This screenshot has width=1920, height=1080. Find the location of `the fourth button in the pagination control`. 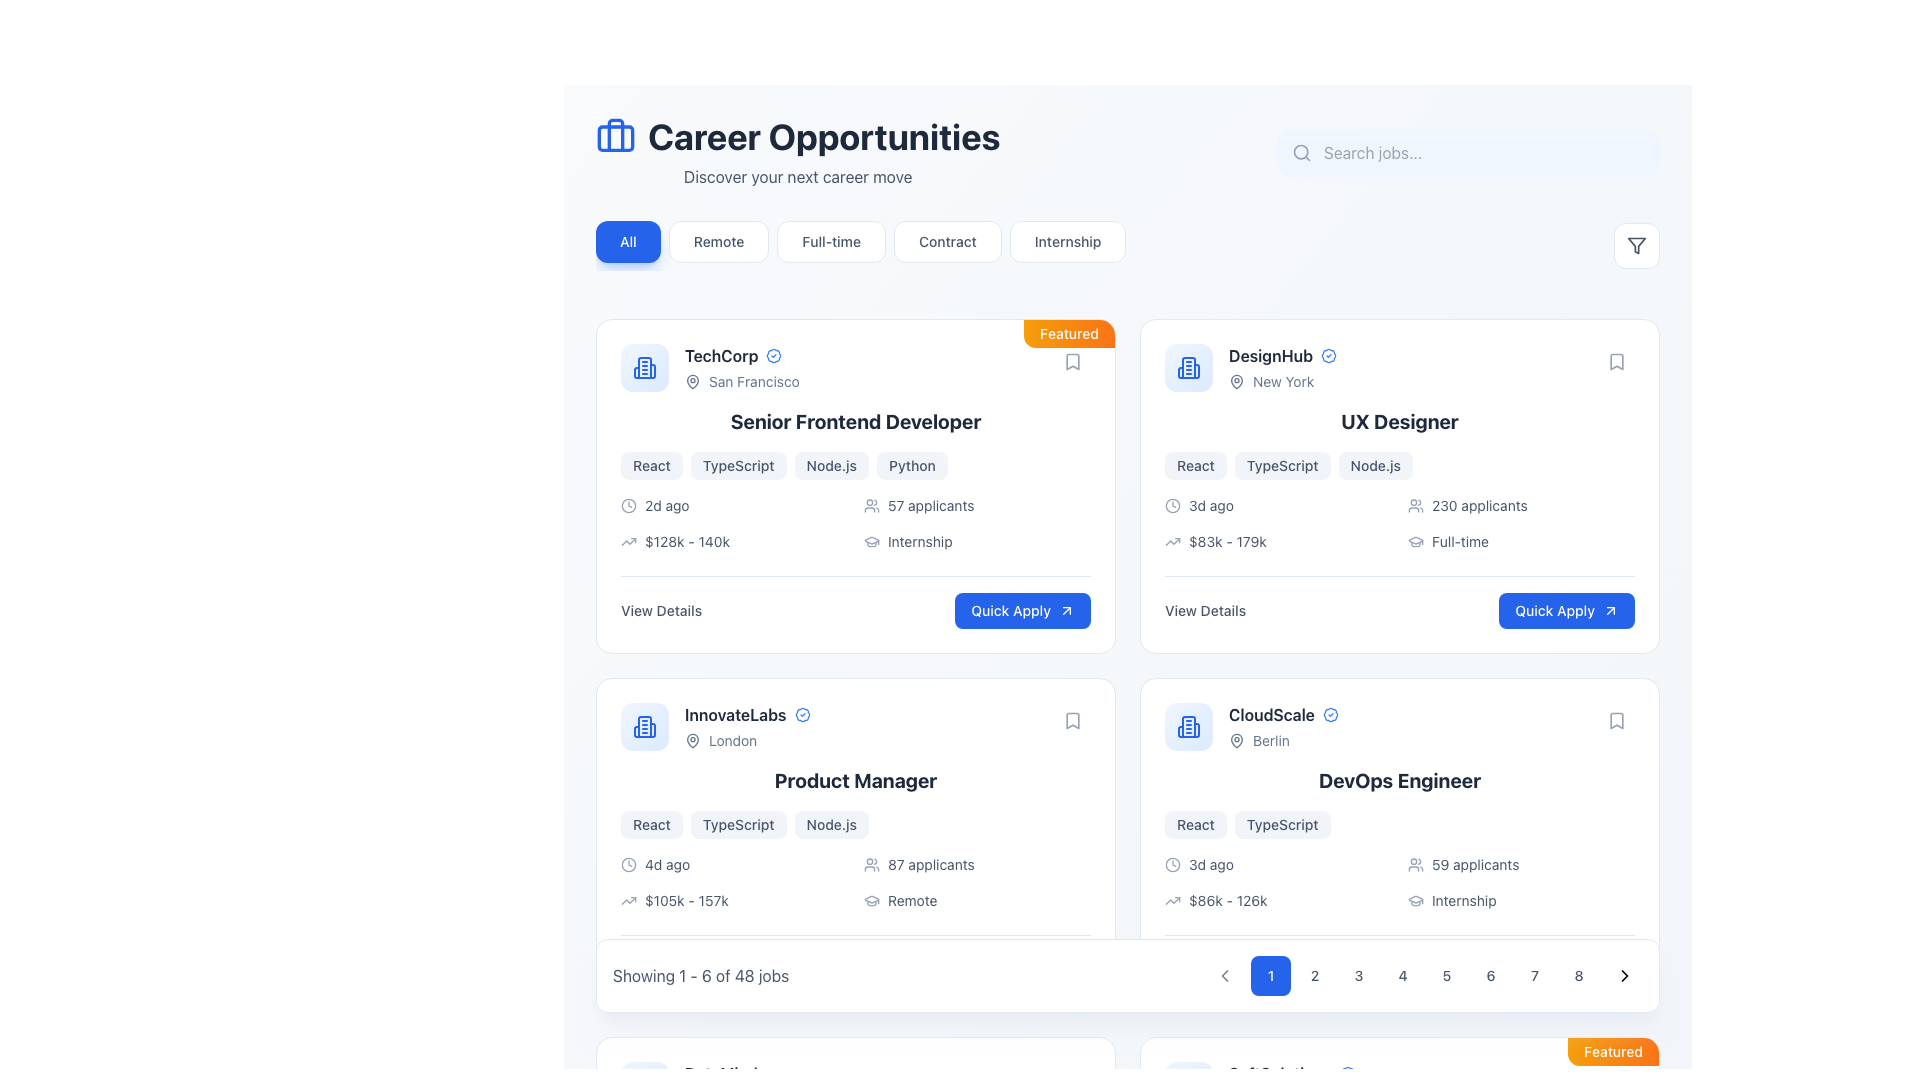

the fourth button in the pagination control is located at coordinates (1401, 974).